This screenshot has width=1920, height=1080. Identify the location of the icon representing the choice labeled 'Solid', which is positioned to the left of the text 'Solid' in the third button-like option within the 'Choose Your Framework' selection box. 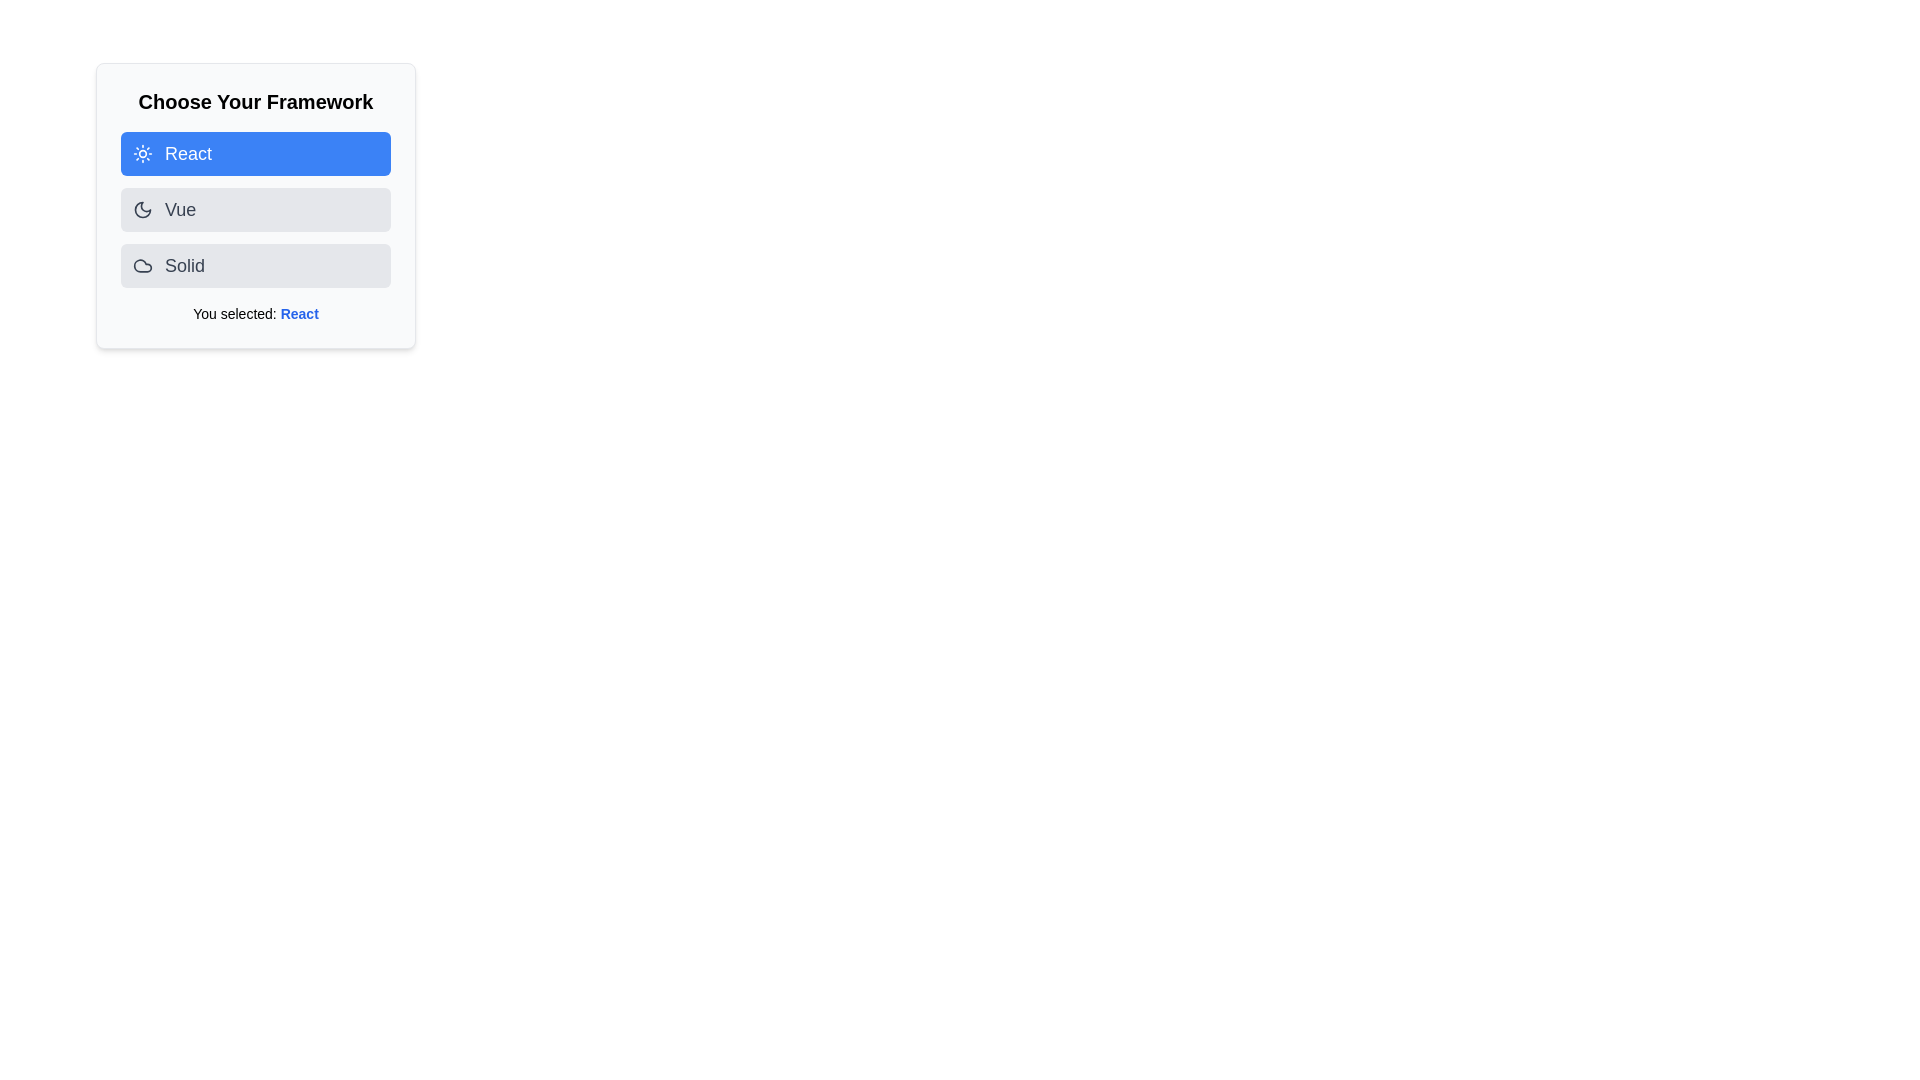
(142, 265).